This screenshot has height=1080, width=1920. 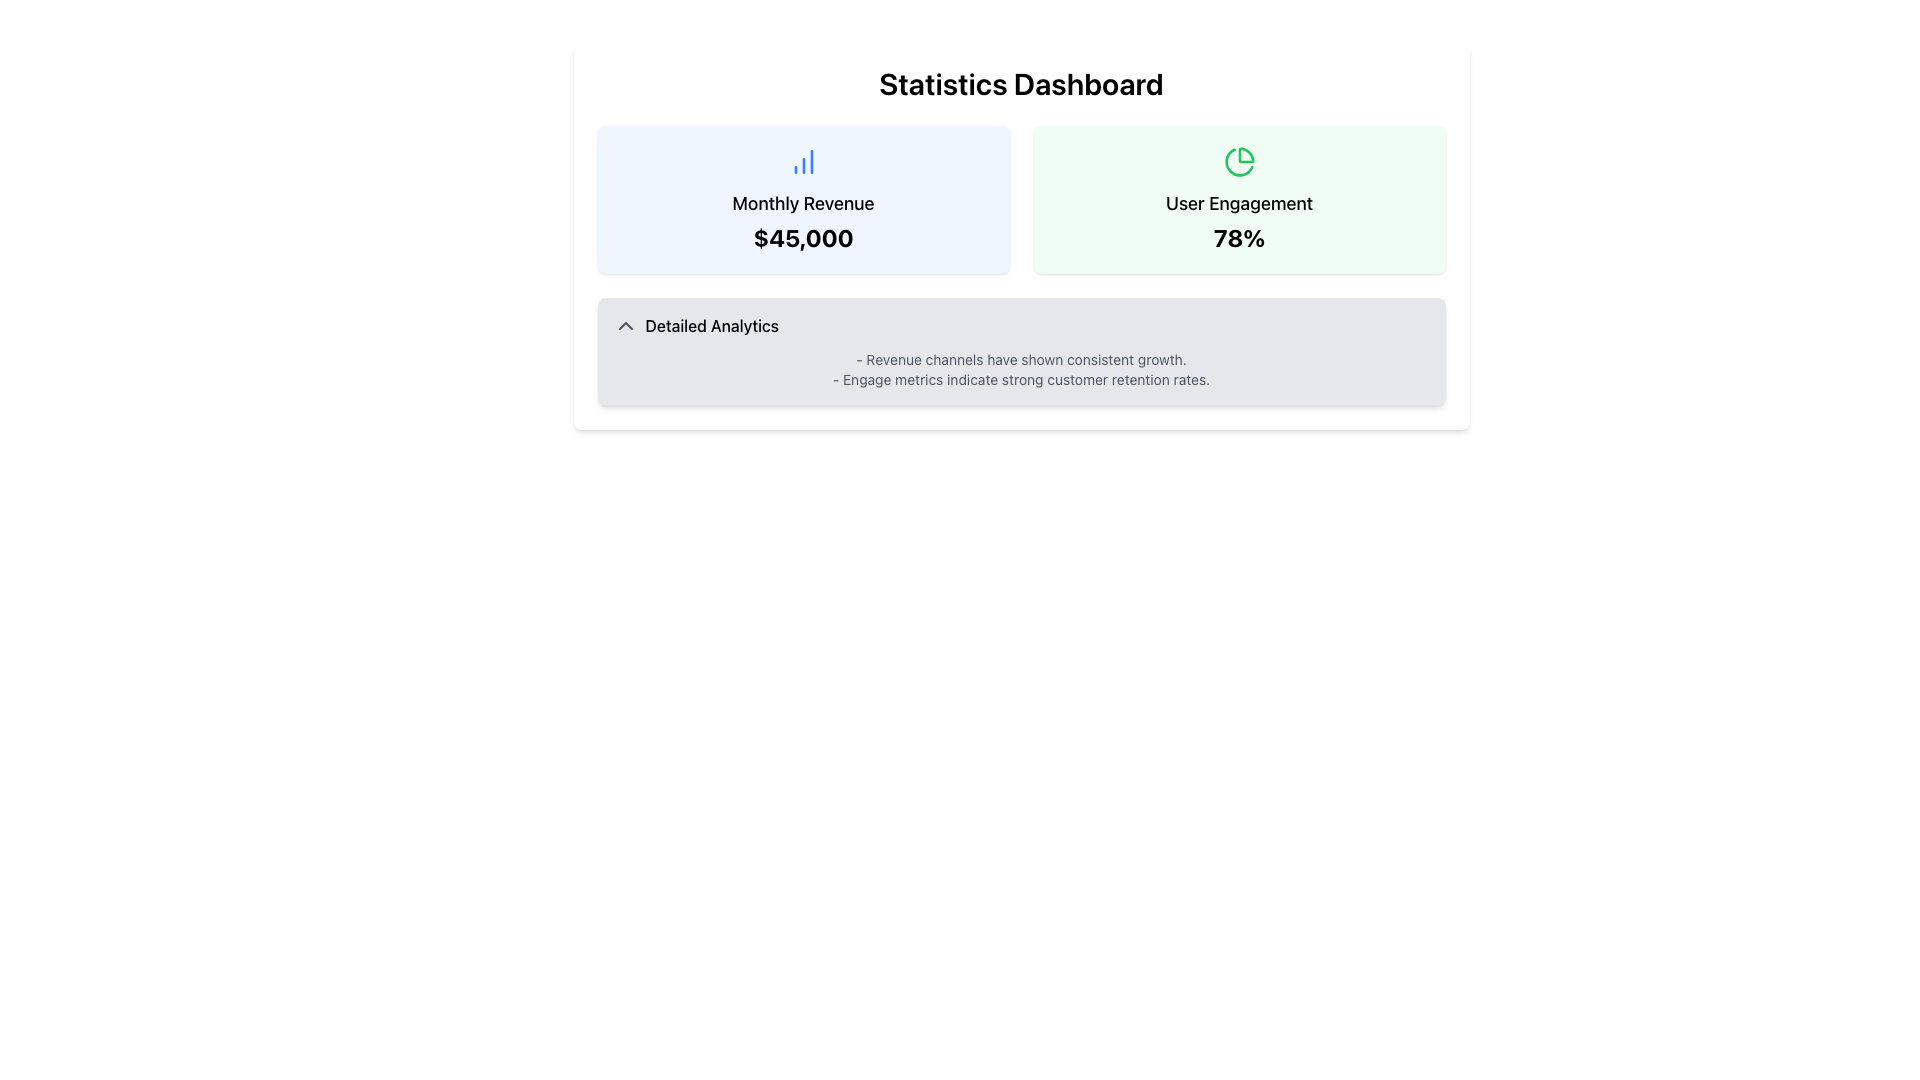 What do you see at coordinates (712, 325) in the screenshot?
I see `the text label displaying 'Detailed Analytics', which is styled in black and positioned adjacent to a downward arrow icon` at bounding box center [712, 325].